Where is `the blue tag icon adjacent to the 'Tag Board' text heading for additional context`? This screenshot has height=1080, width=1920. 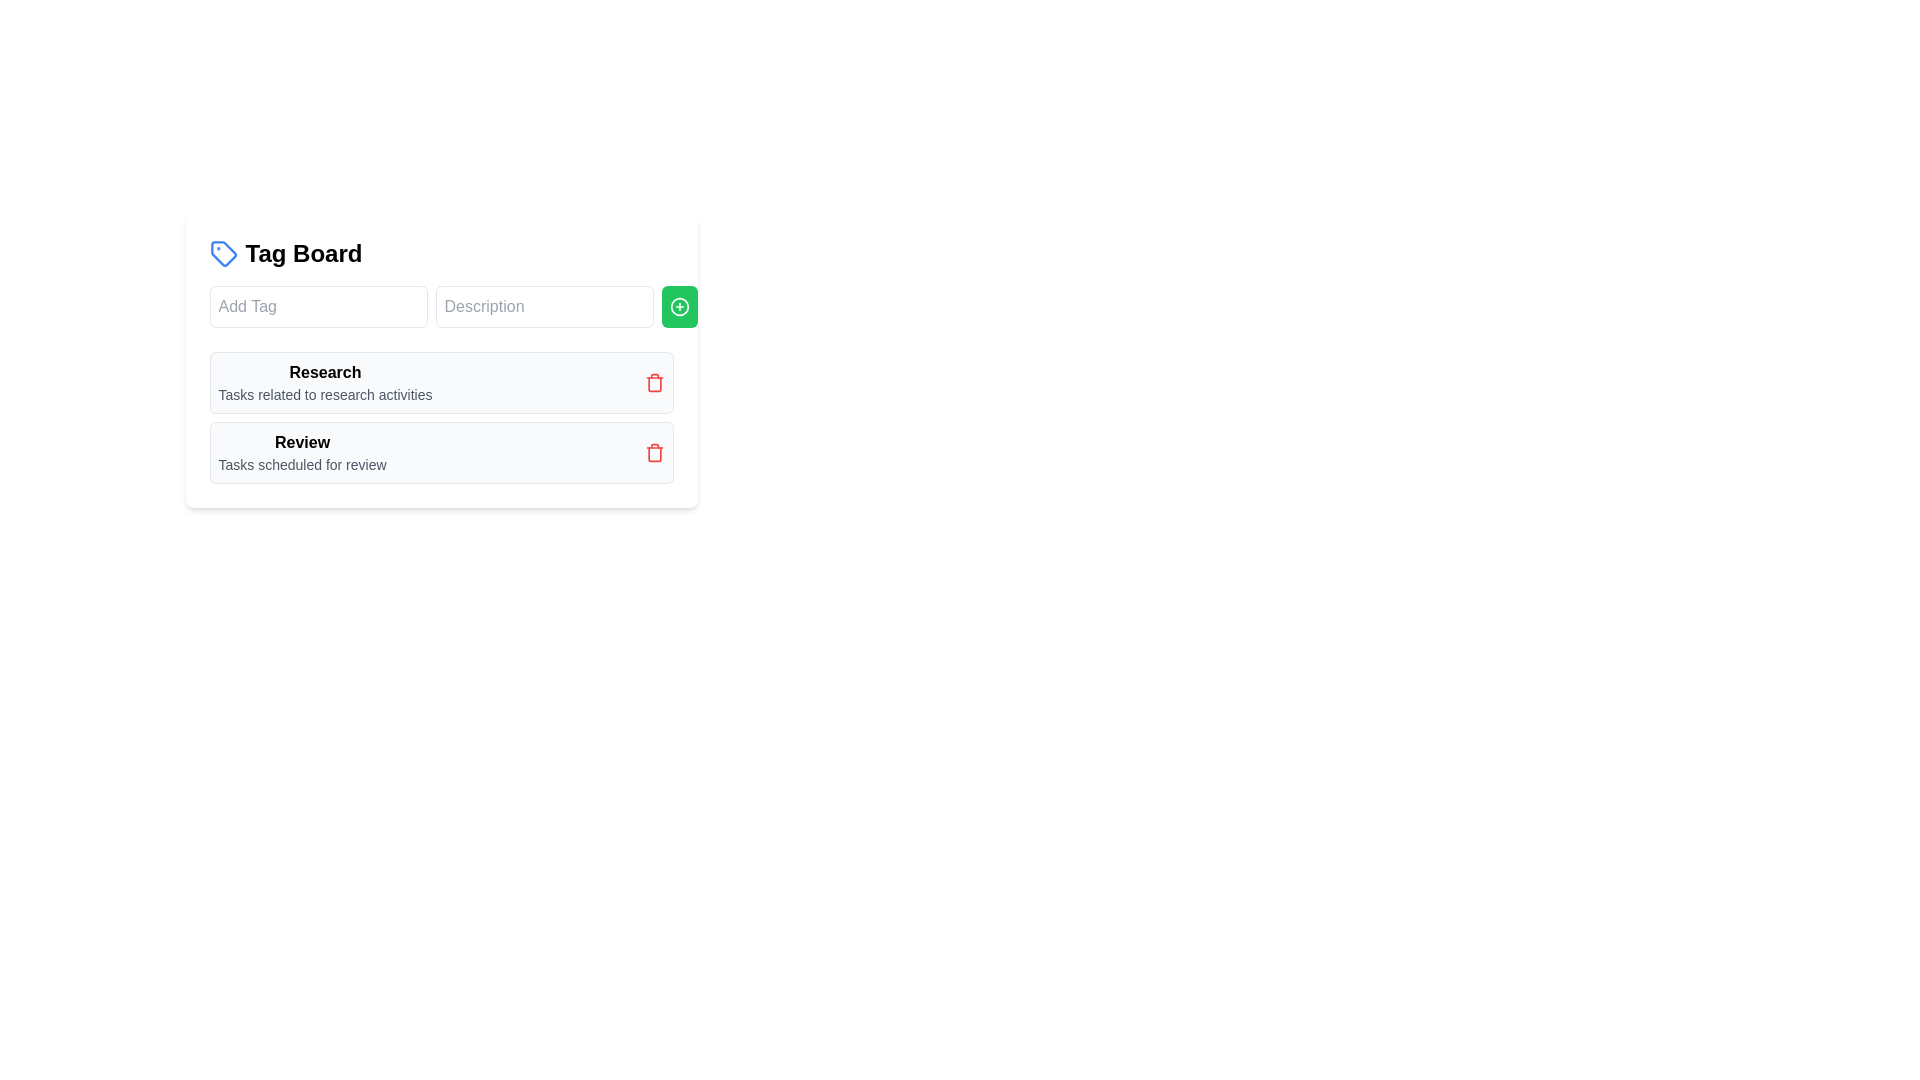 the blue tag icon adjacent to the 'Tag Board' text heading for additional context is located at coordinates (440, 253).